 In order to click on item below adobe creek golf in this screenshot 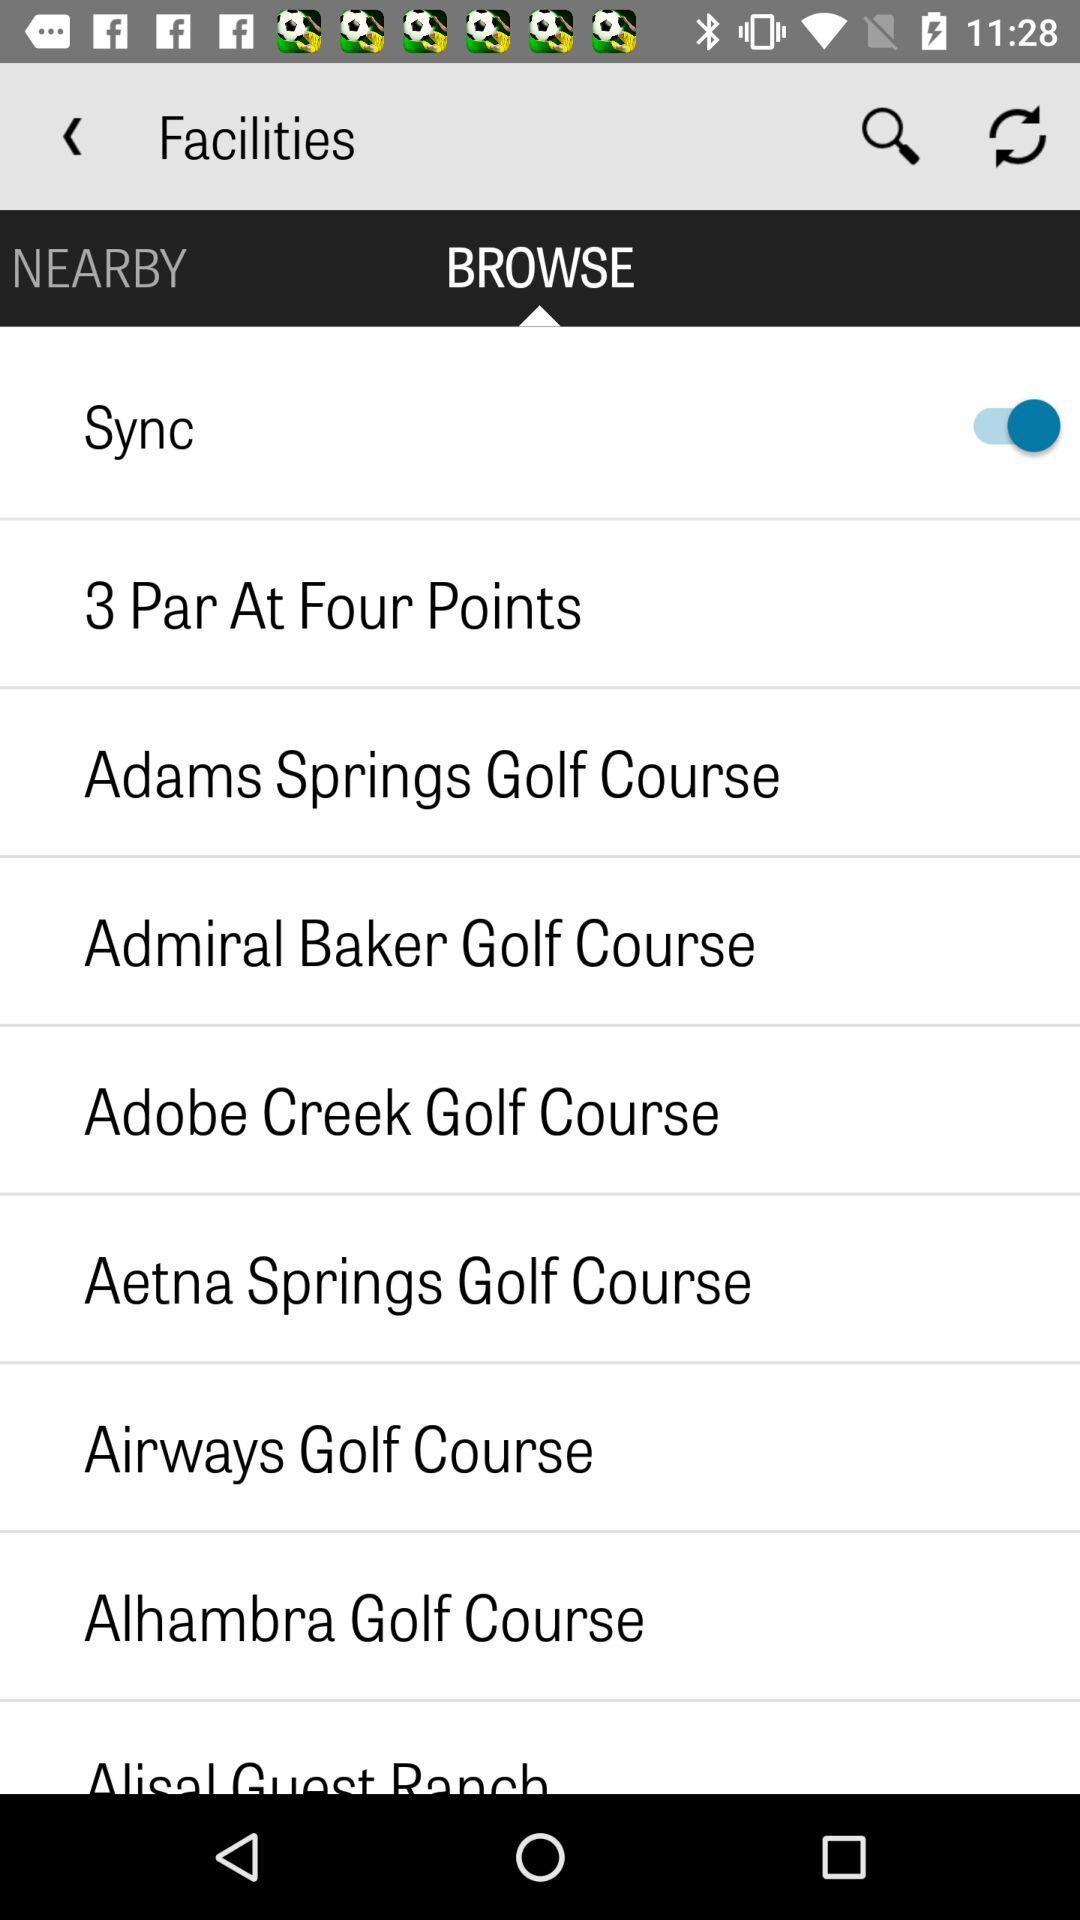, I will do `click(376, 1277)`.